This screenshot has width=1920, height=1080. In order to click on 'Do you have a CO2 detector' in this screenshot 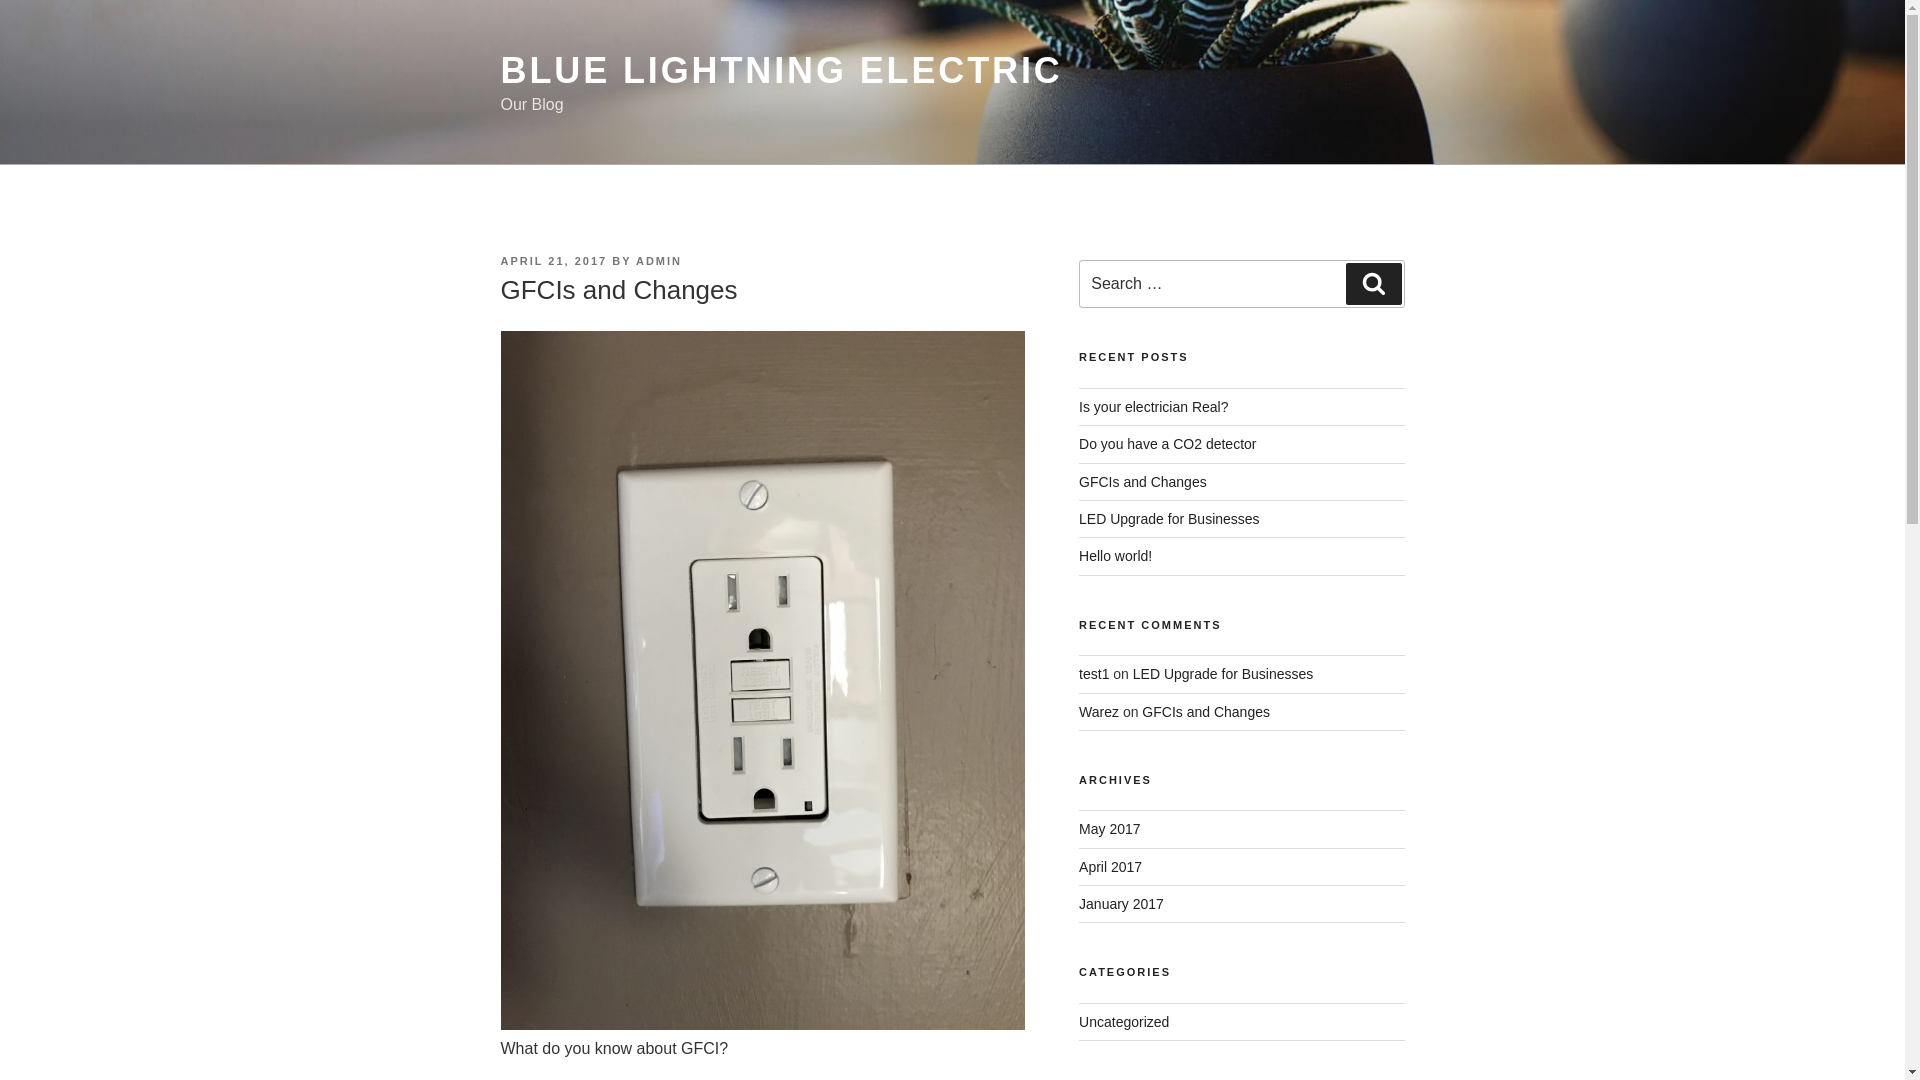, I will do `click(1167, 442)`.